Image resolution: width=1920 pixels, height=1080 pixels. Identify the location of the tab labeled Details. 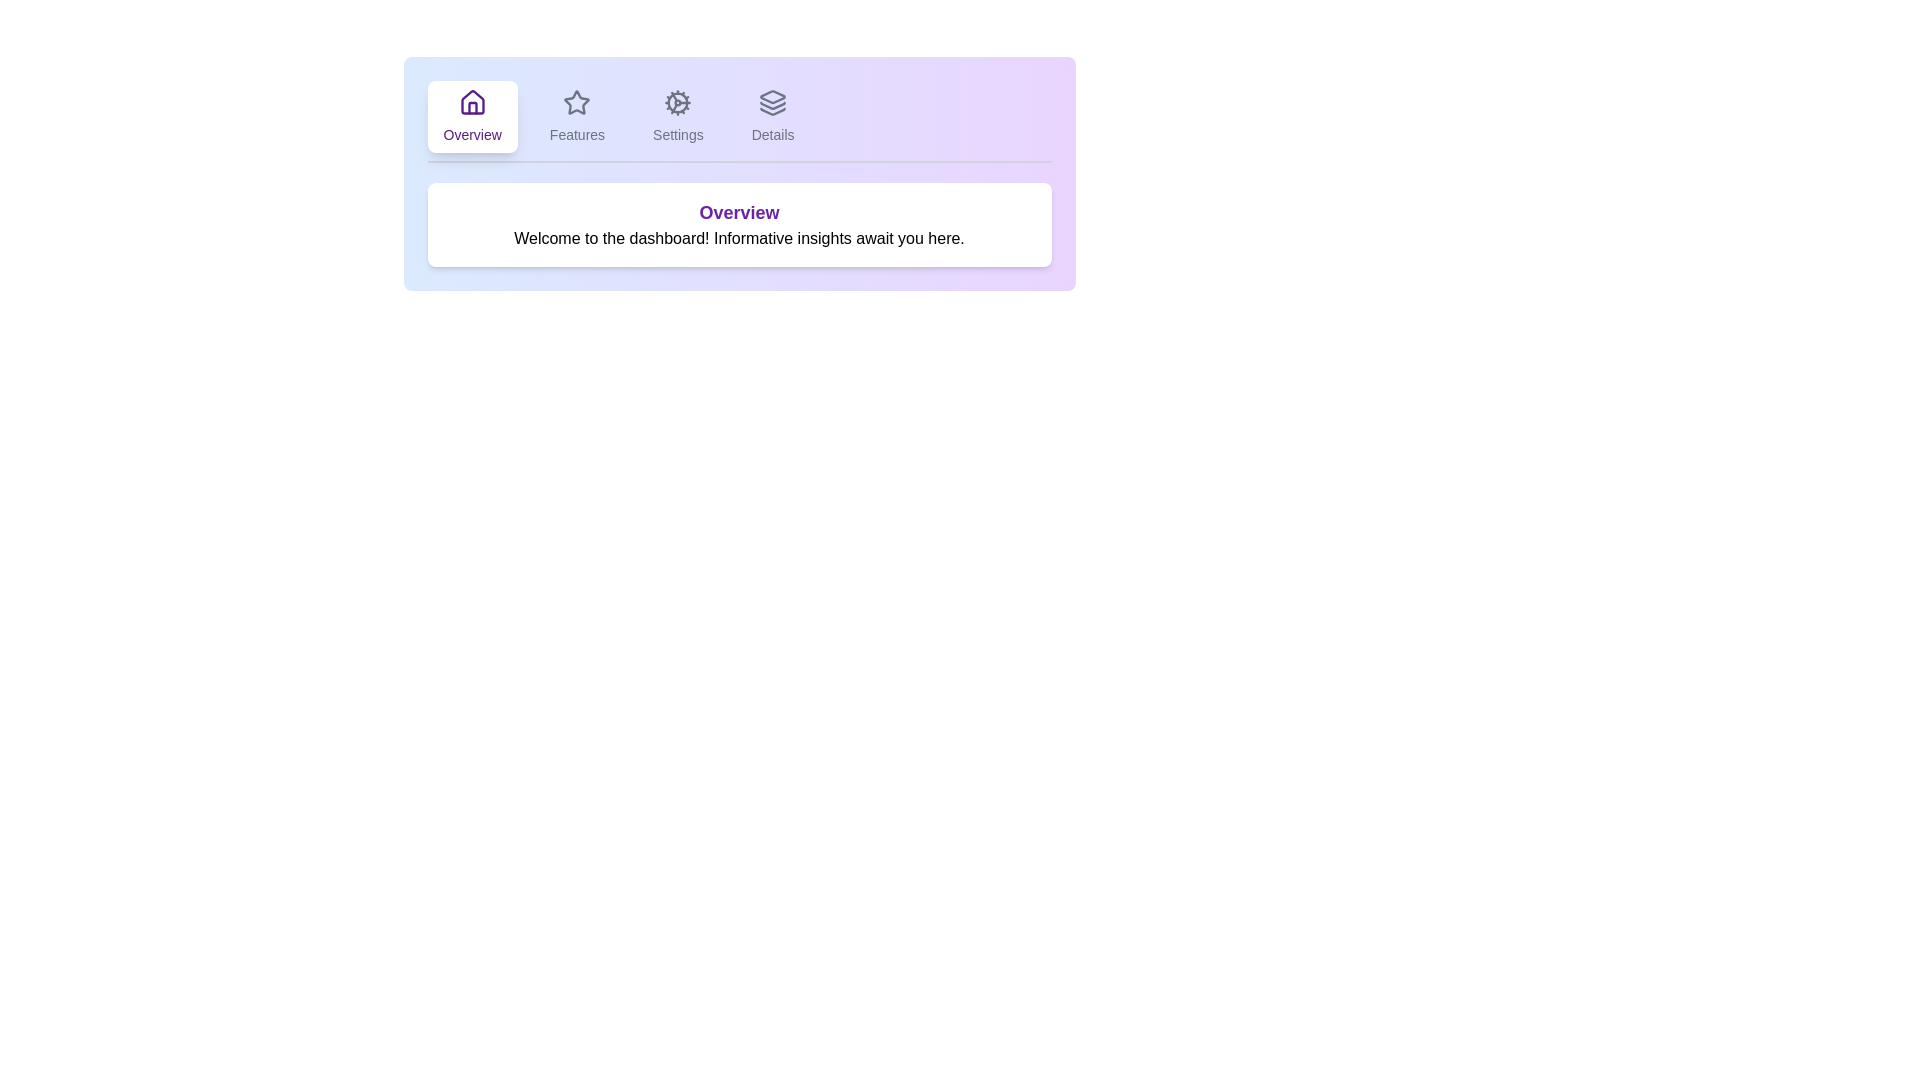
(772, 116).